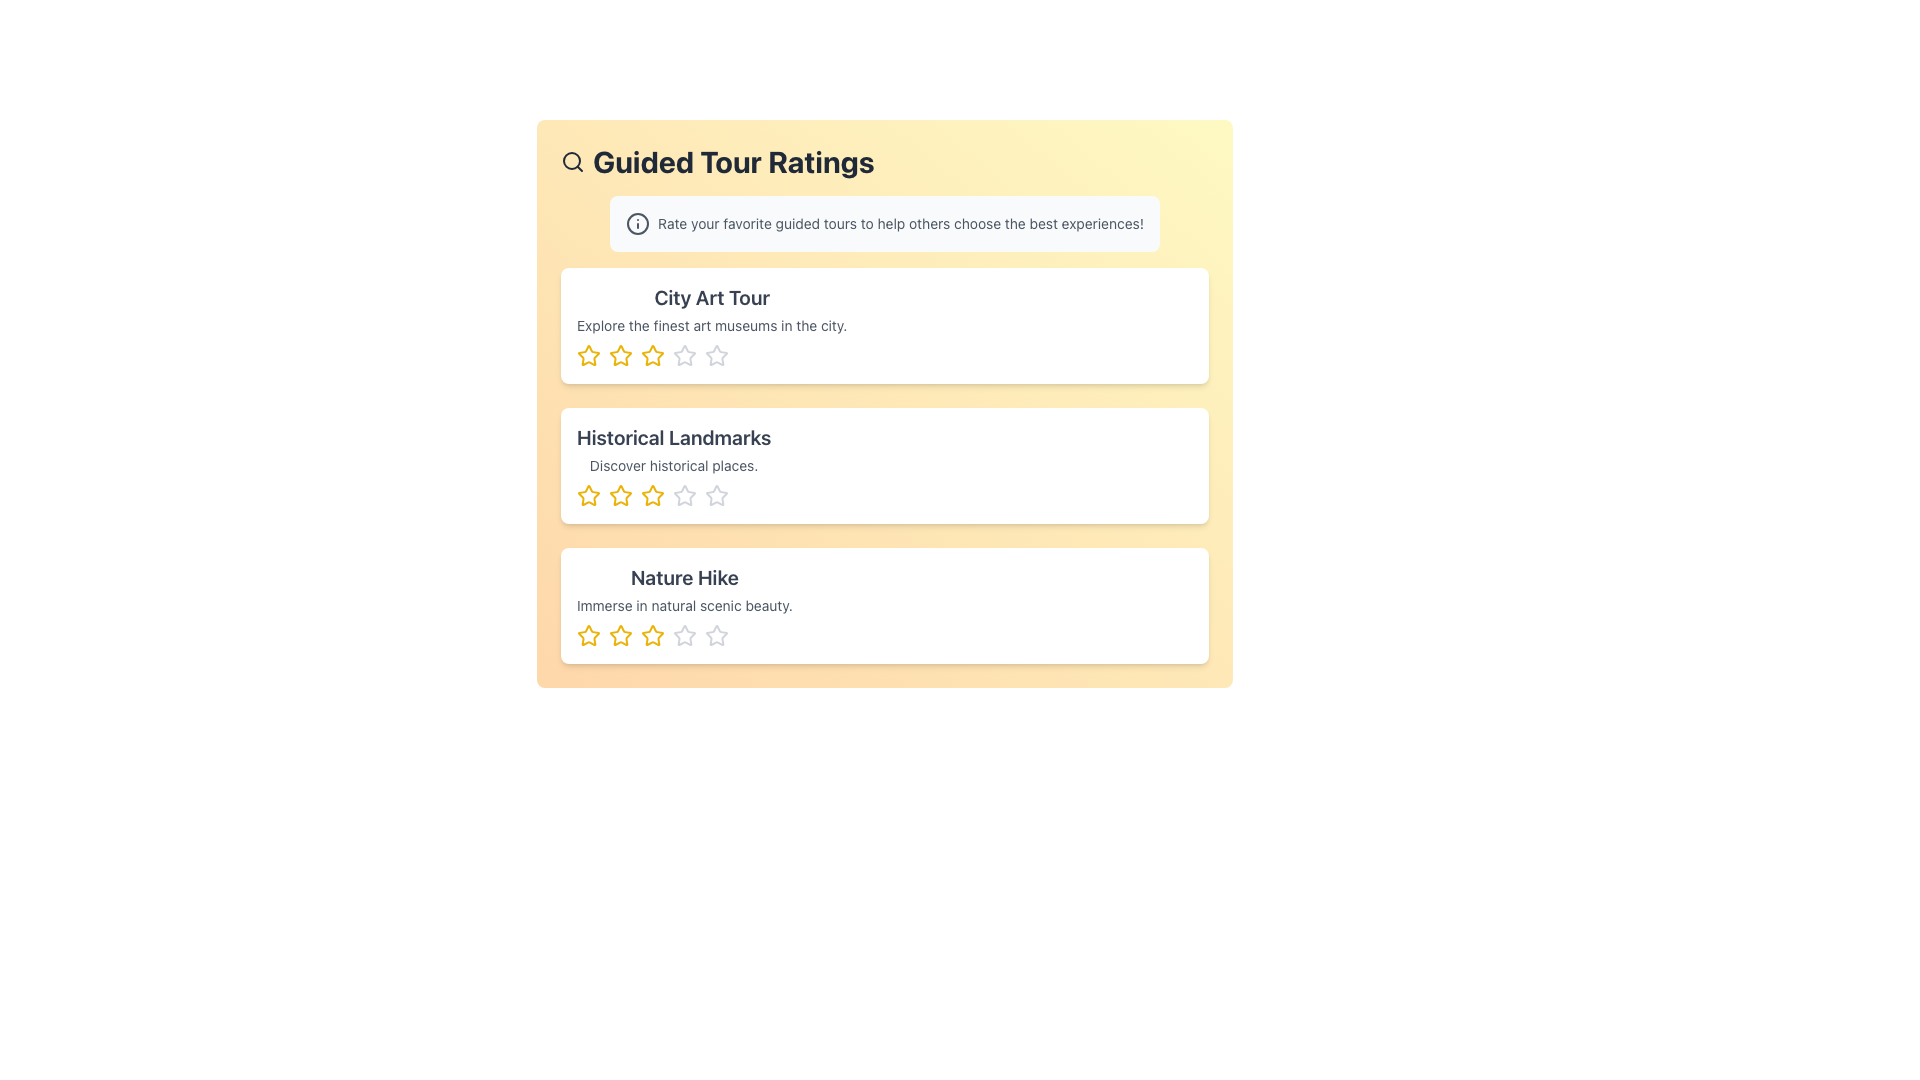 This screenshot has height=1080, width=1920. Describe the element at coordinates (712, 325) in the screenshot. I see `the text label that reads 'Explore the finest art museums in the city.' which is located below the 'City Art Tour' title and above the star ratings` at that location.